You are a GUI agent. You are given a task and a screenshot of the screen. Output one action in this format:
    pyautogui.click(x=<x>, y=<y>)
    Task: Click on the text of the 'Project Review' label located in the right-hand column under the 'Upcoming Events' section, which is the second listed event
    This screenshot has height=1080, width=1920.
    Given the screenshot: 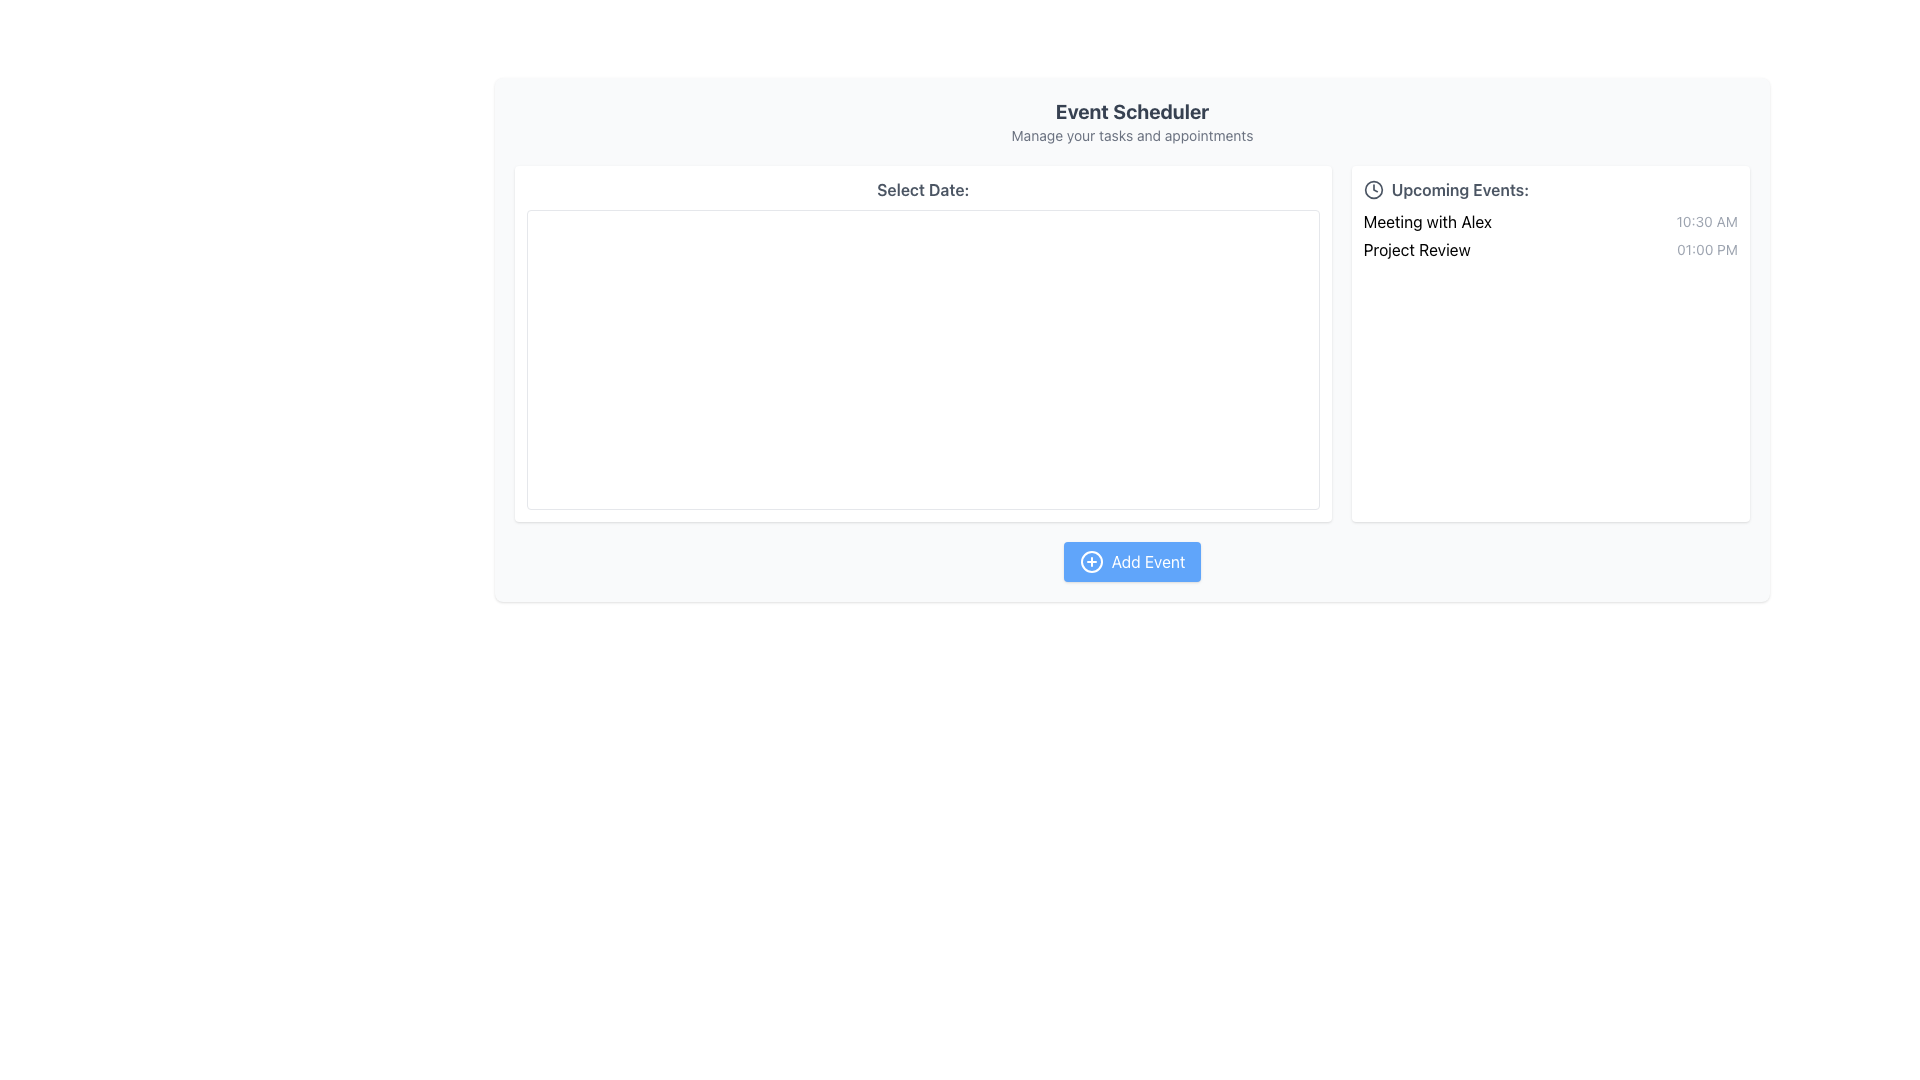 What is the action you would take?
    pyautogui.click(x=1416, y=249)
    